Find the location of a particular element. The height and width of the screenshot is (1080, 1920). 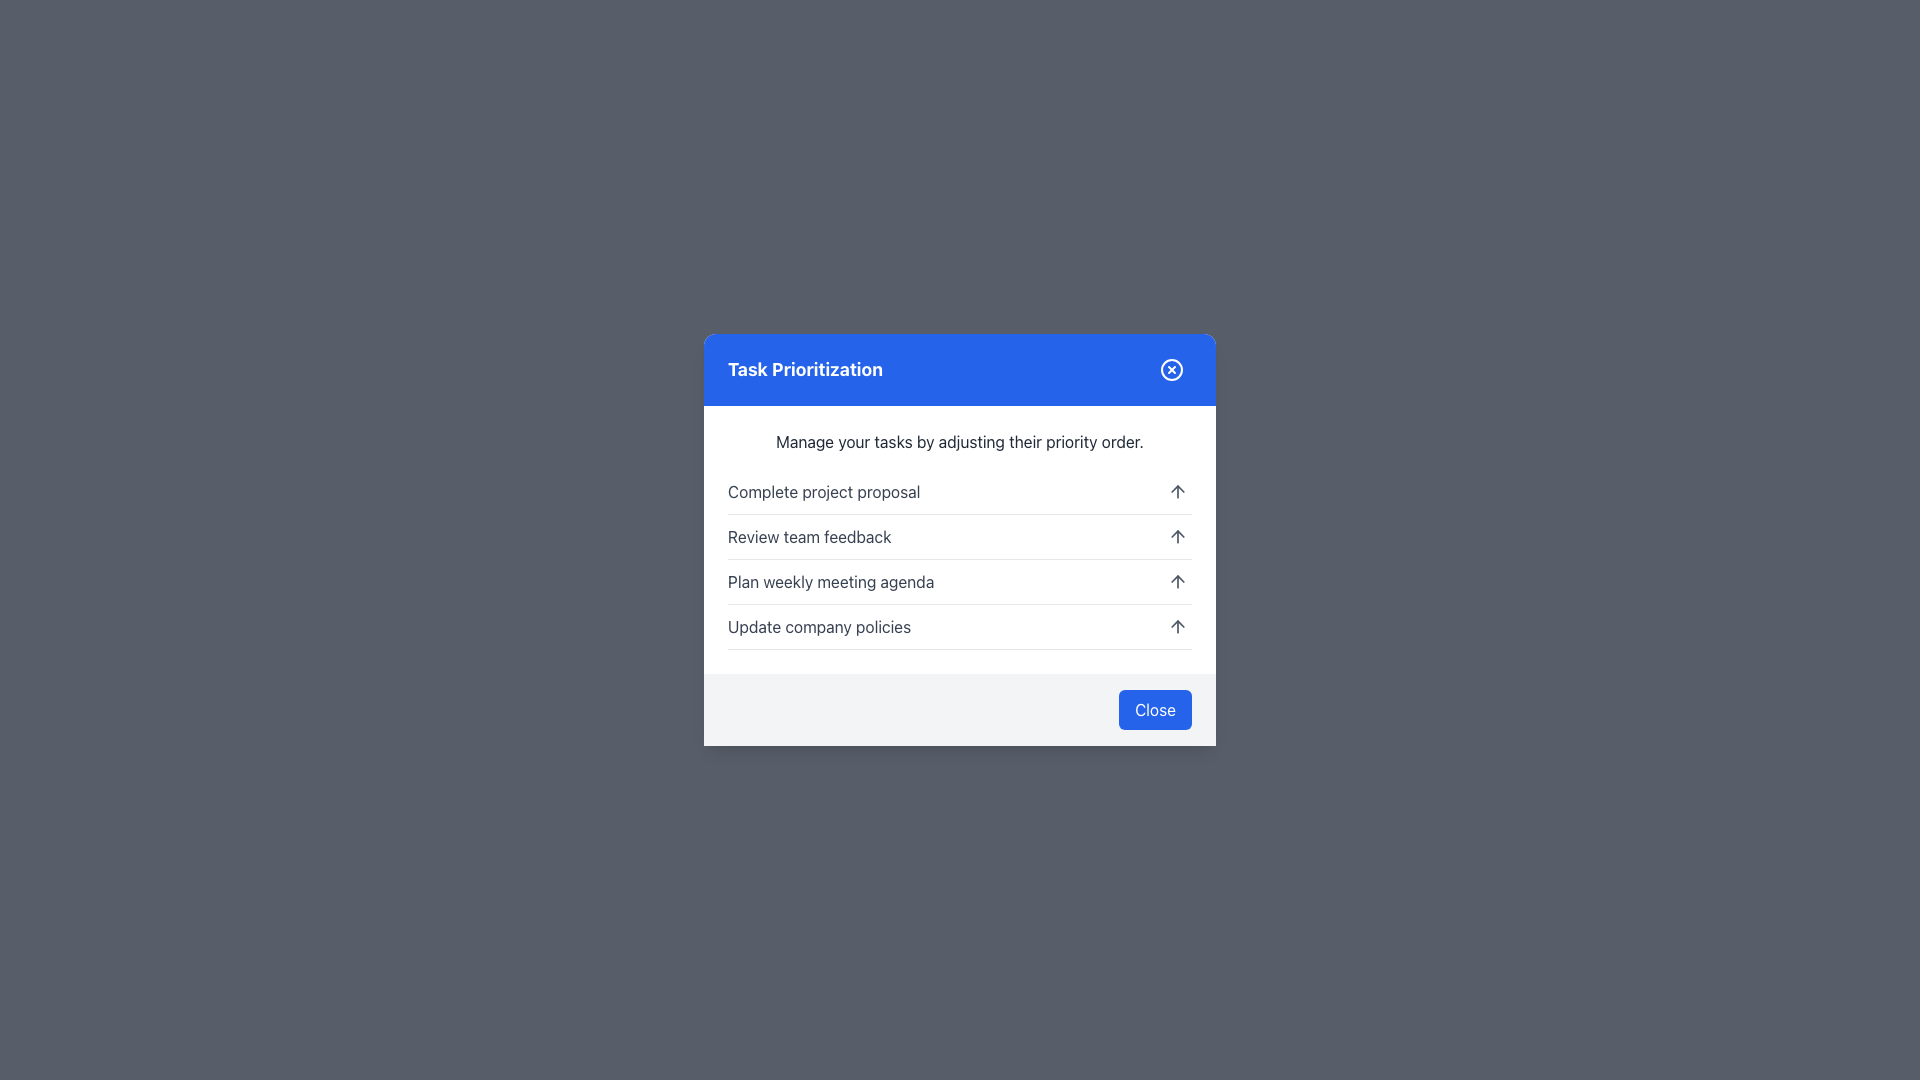

the upward-facing arrow button next to 'Complete project proposal' is located at coordinates (1177, 492).